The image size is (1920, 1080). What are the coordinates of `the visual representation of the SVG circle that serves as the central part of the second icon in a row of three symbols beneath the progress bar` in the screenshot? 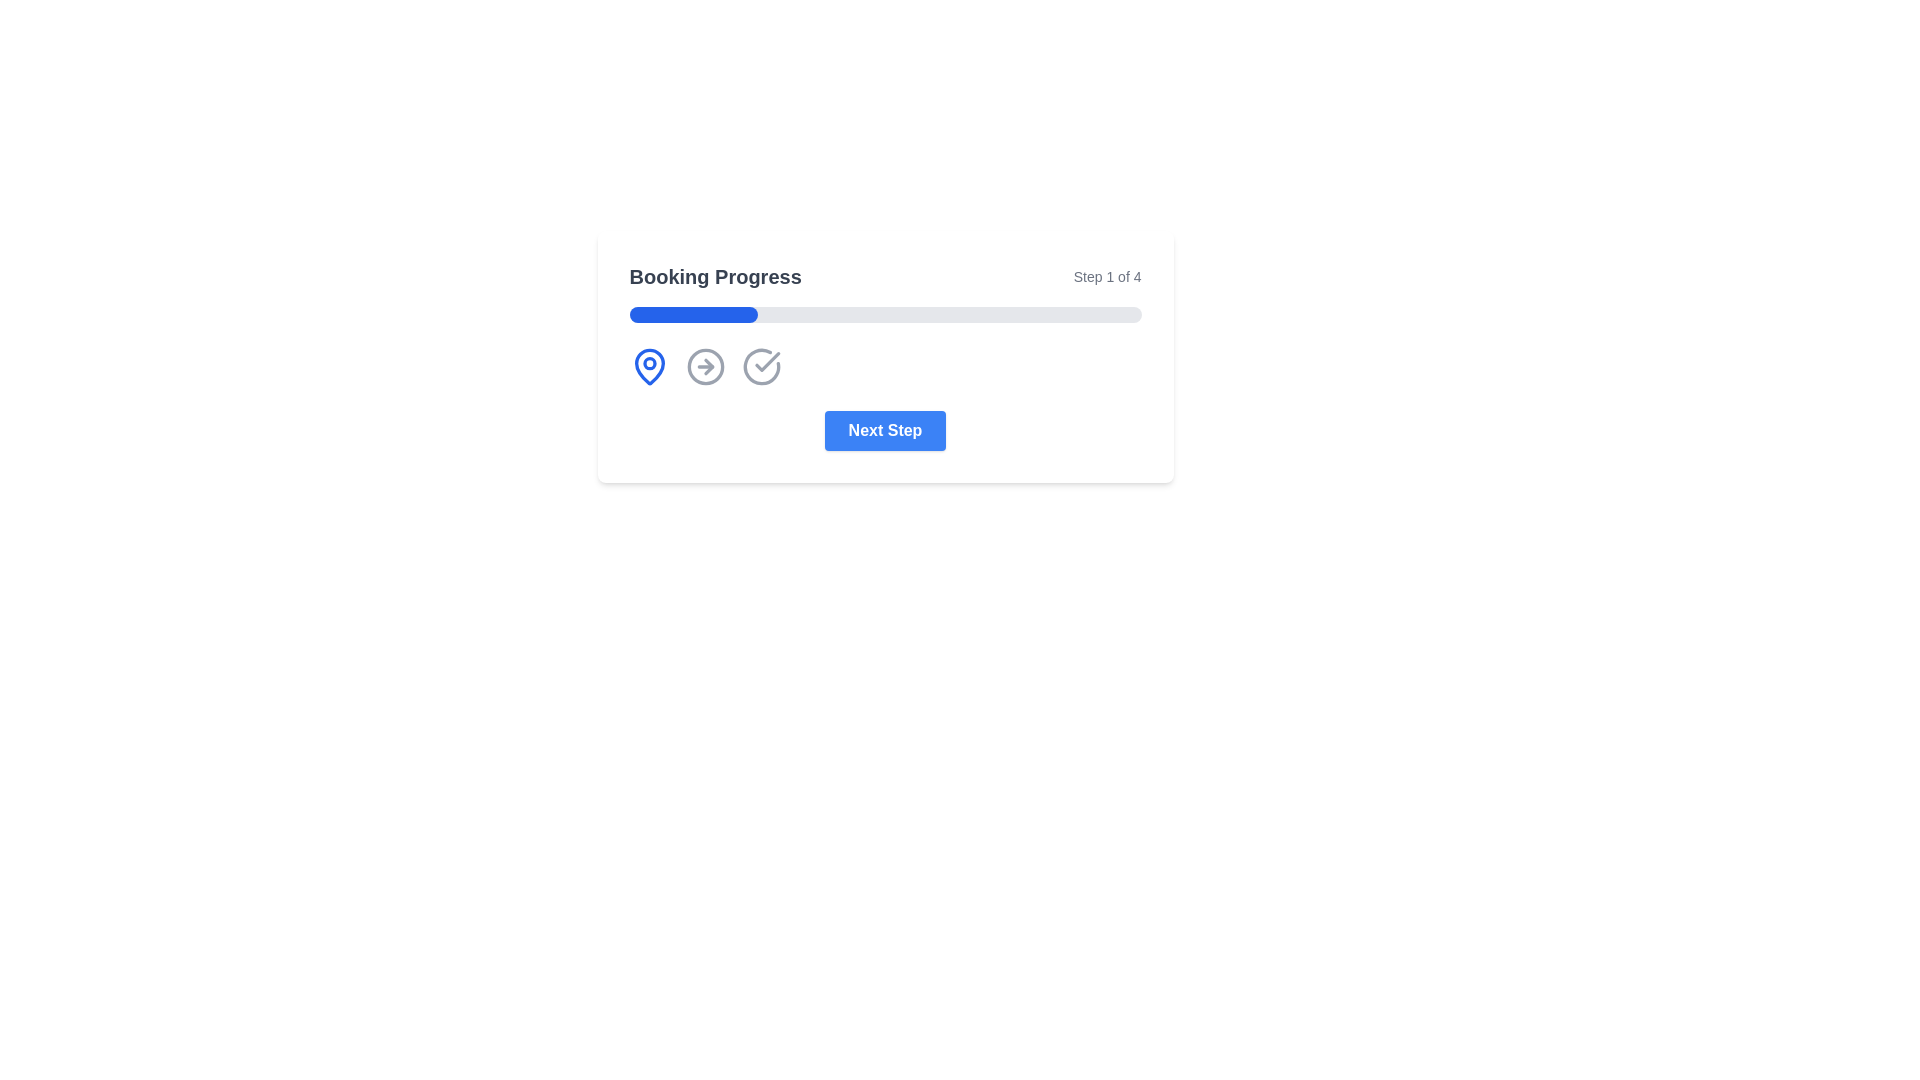 It's located at (705, 366).